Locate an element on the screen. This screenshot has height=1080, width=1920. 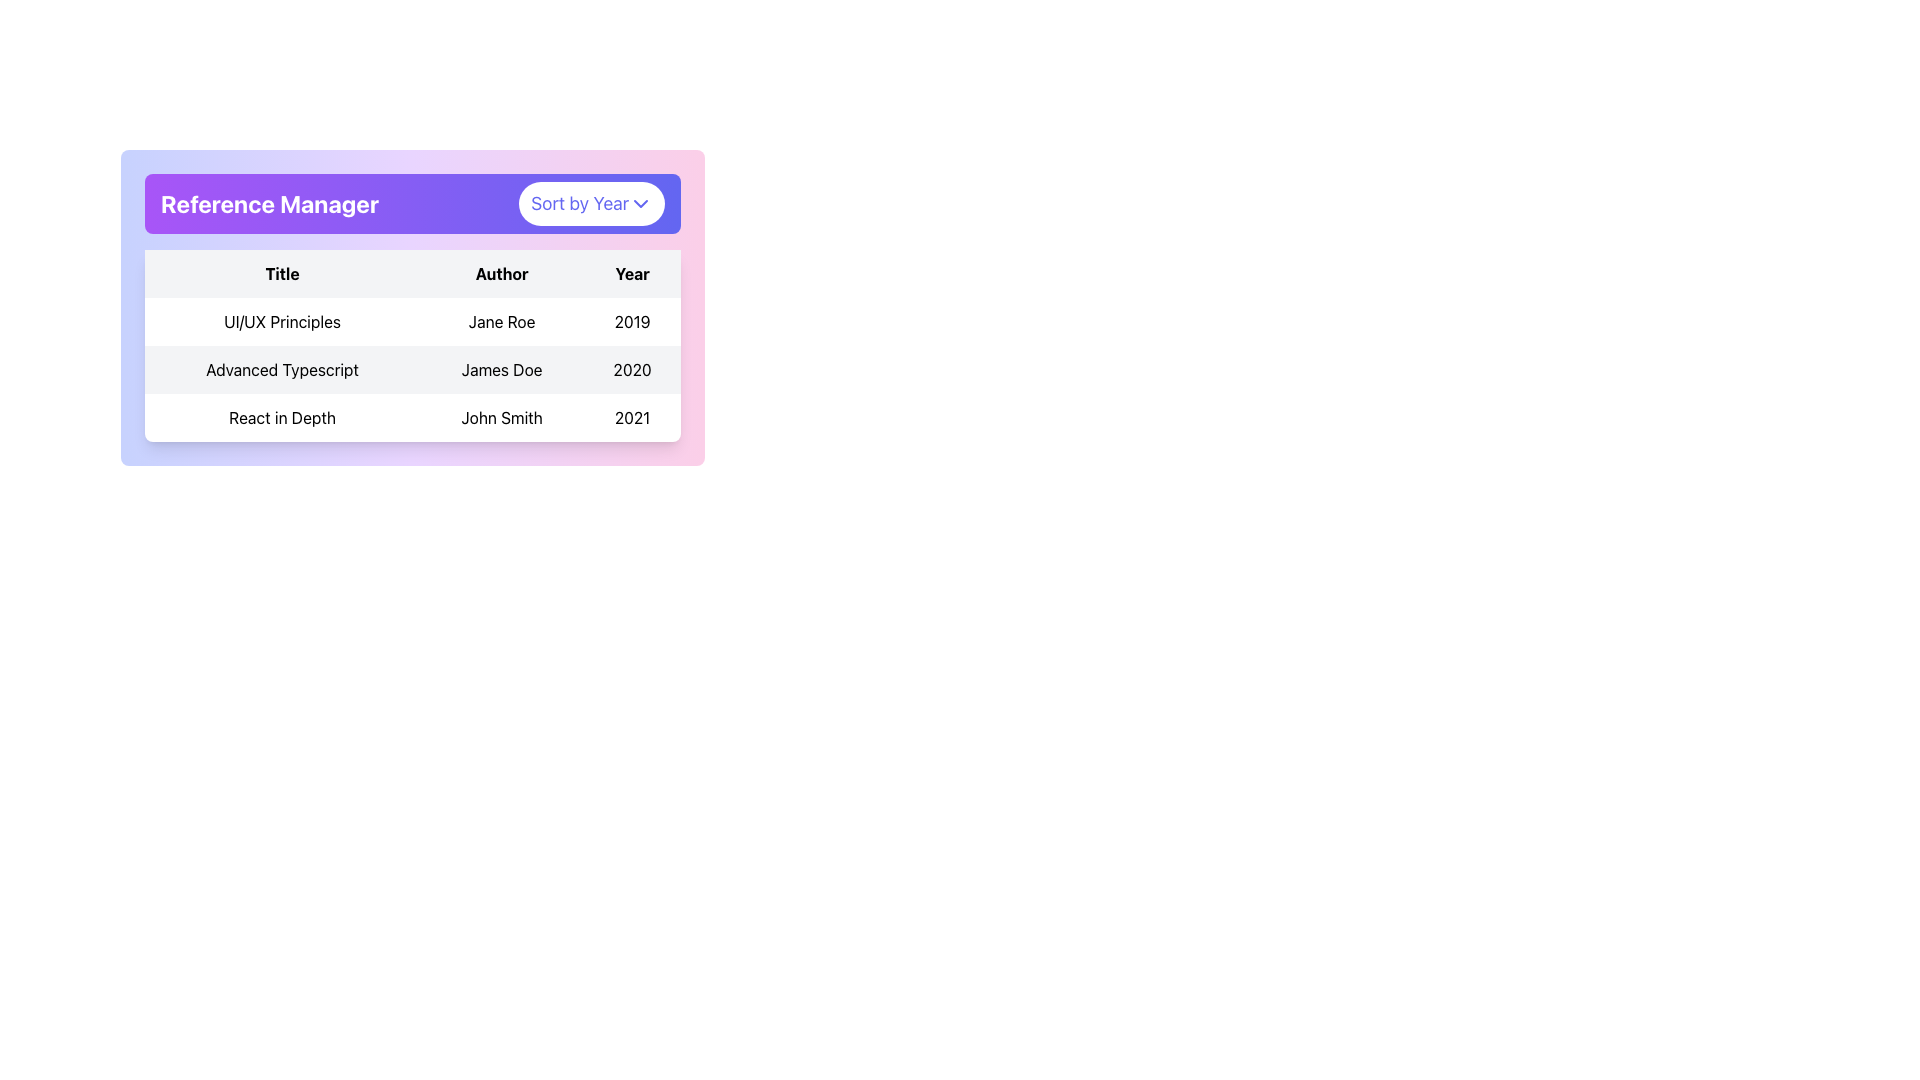
the Text Display element that shows 'Jane Roe' in the Author column, which is centered within its grid cell is located at coordinates (502, 320).